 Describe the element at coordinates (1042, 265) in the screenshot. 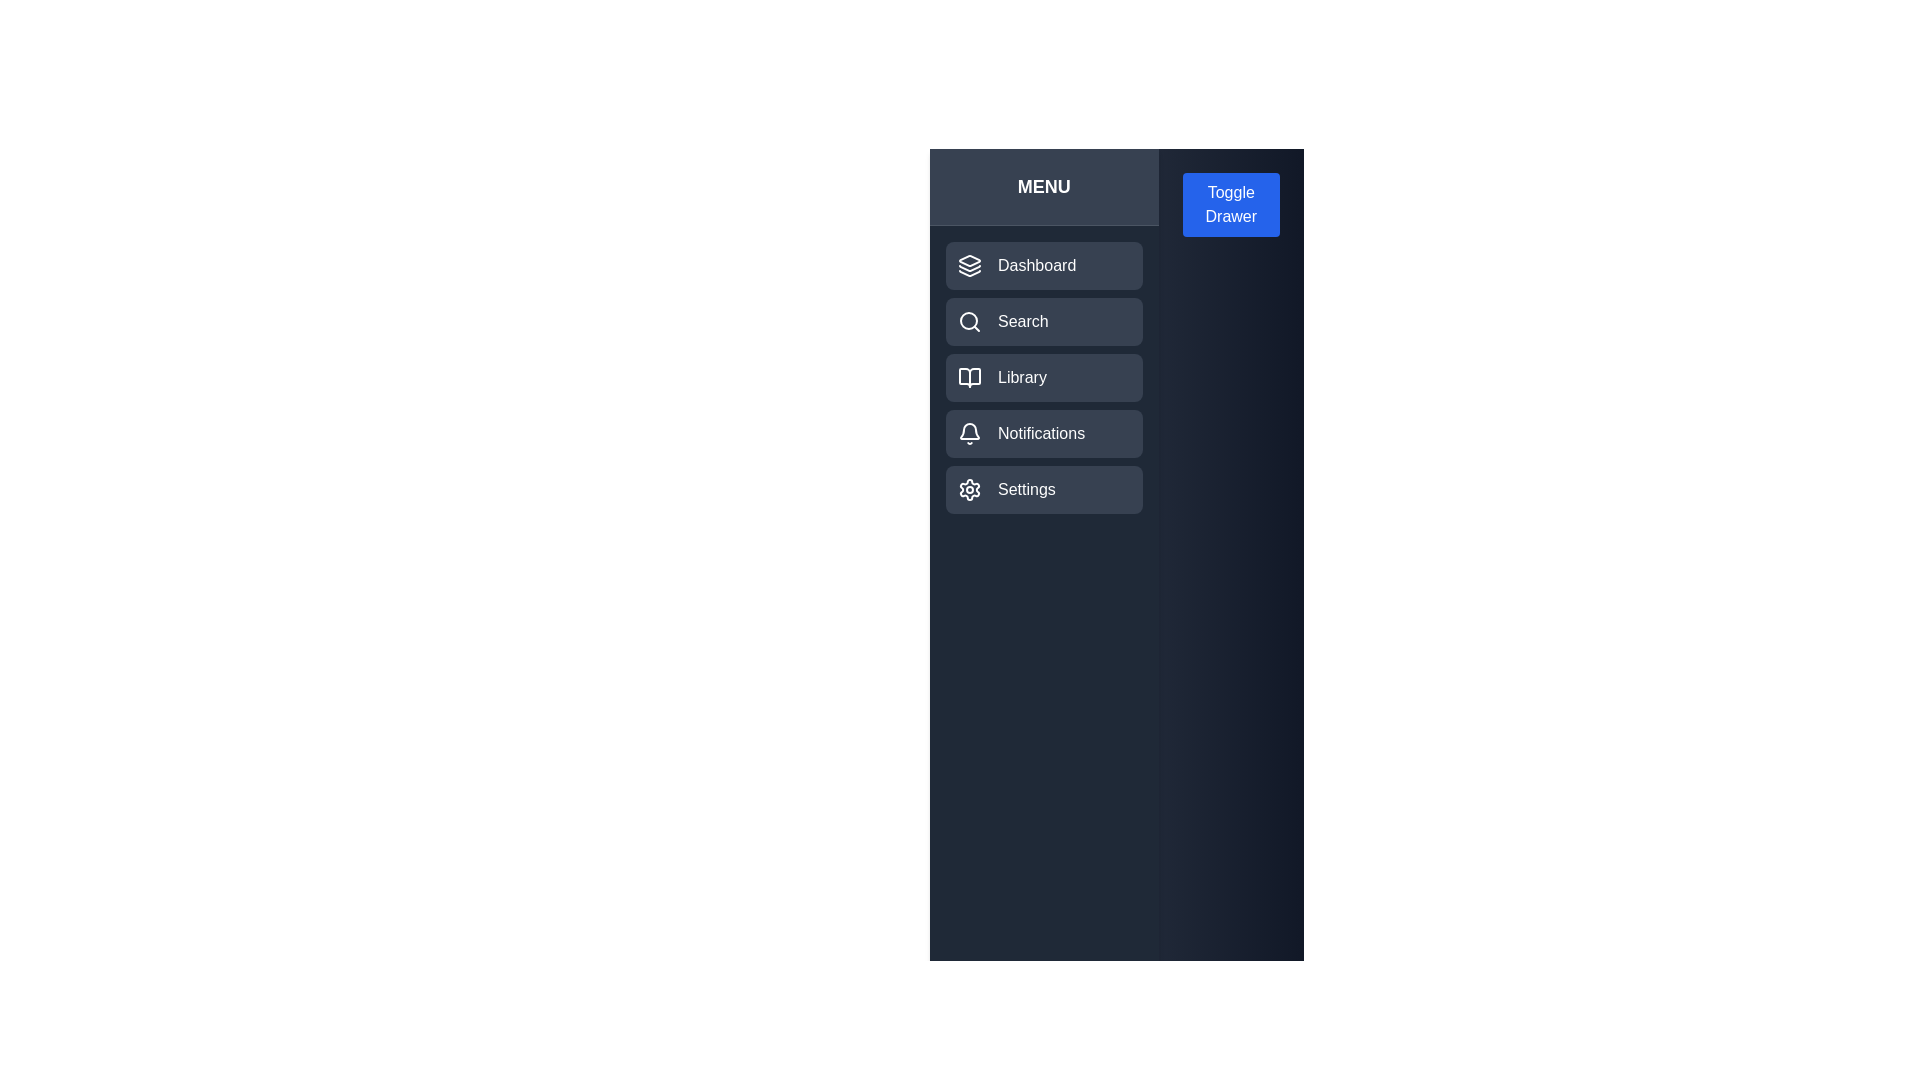

I see `the menu item labeled 'Dashboard' to observe its hover effect` at that location.